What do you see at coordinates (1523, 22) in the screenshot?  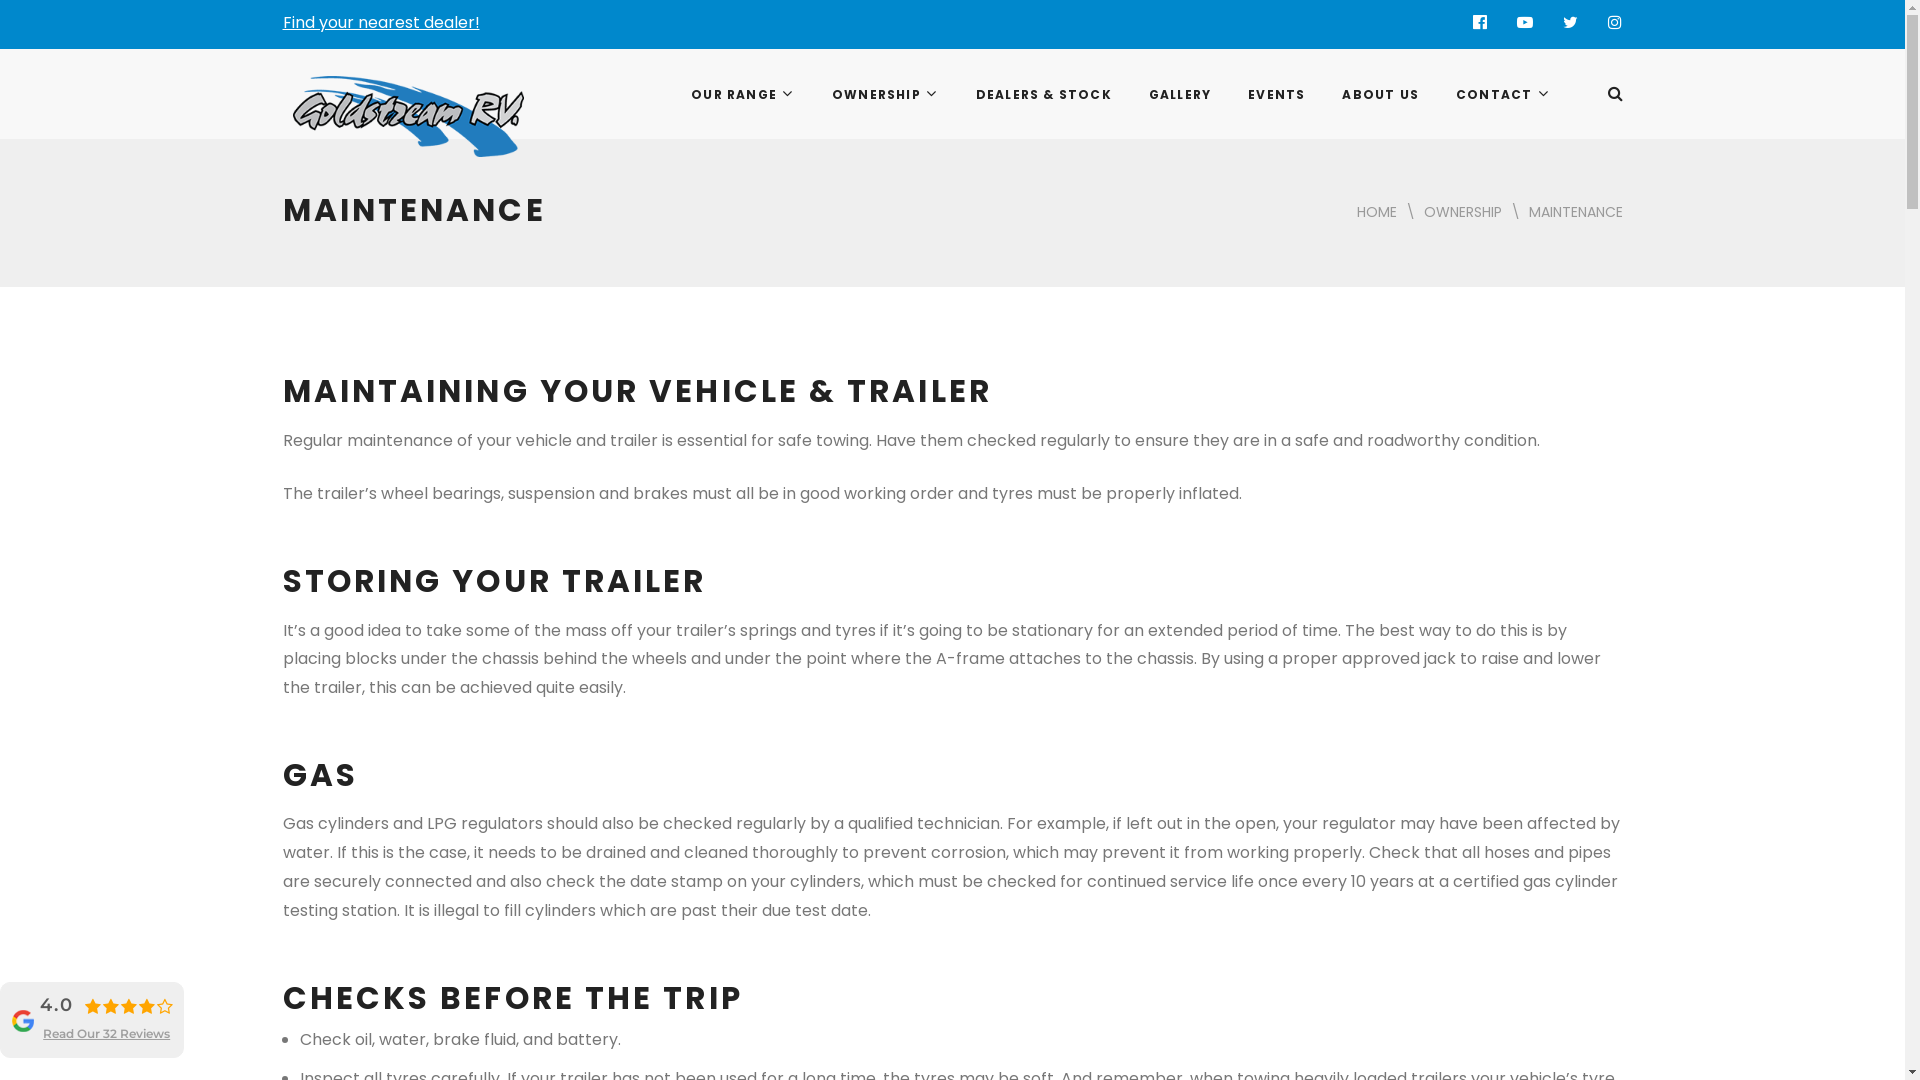 I see `'YouTube'` at bounding box center [1523, 22].